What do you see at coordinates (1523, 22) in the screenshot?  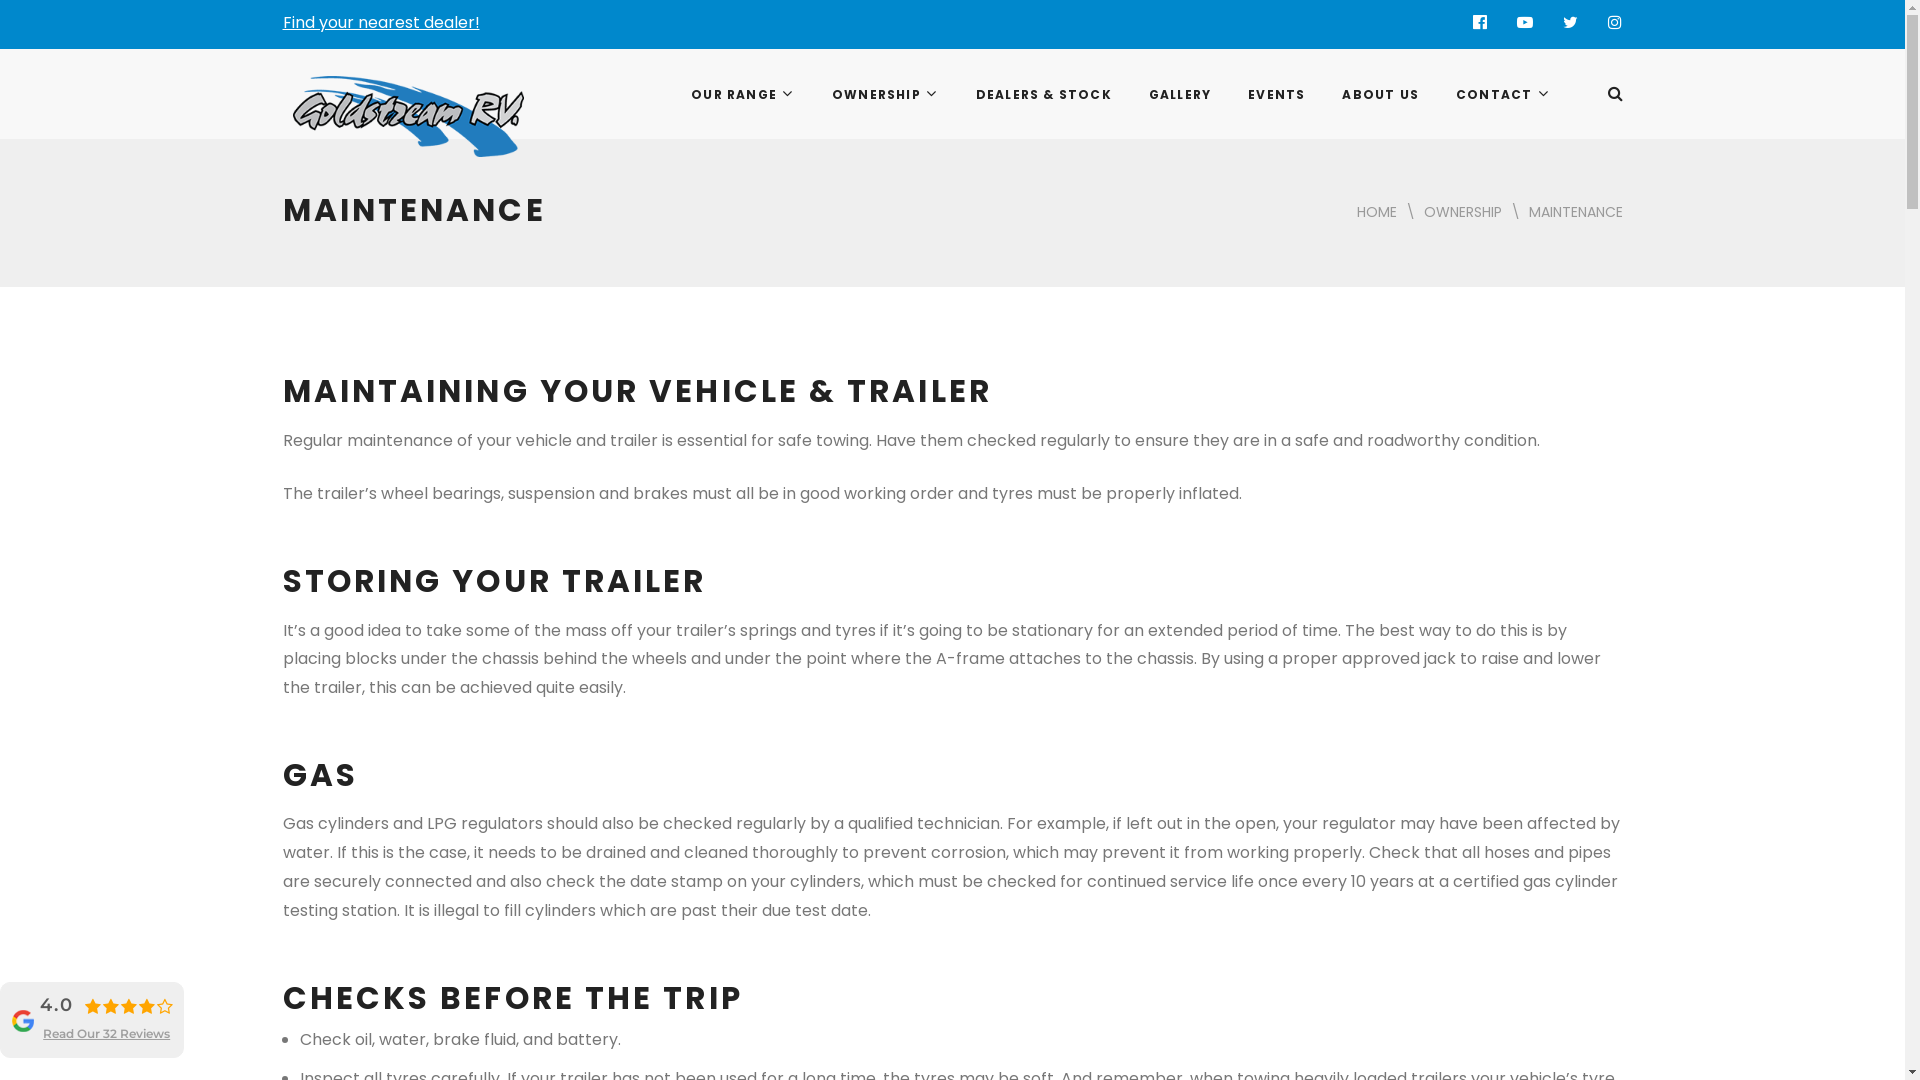 I see `'YouTube'` at bounding box center [1523, 22].